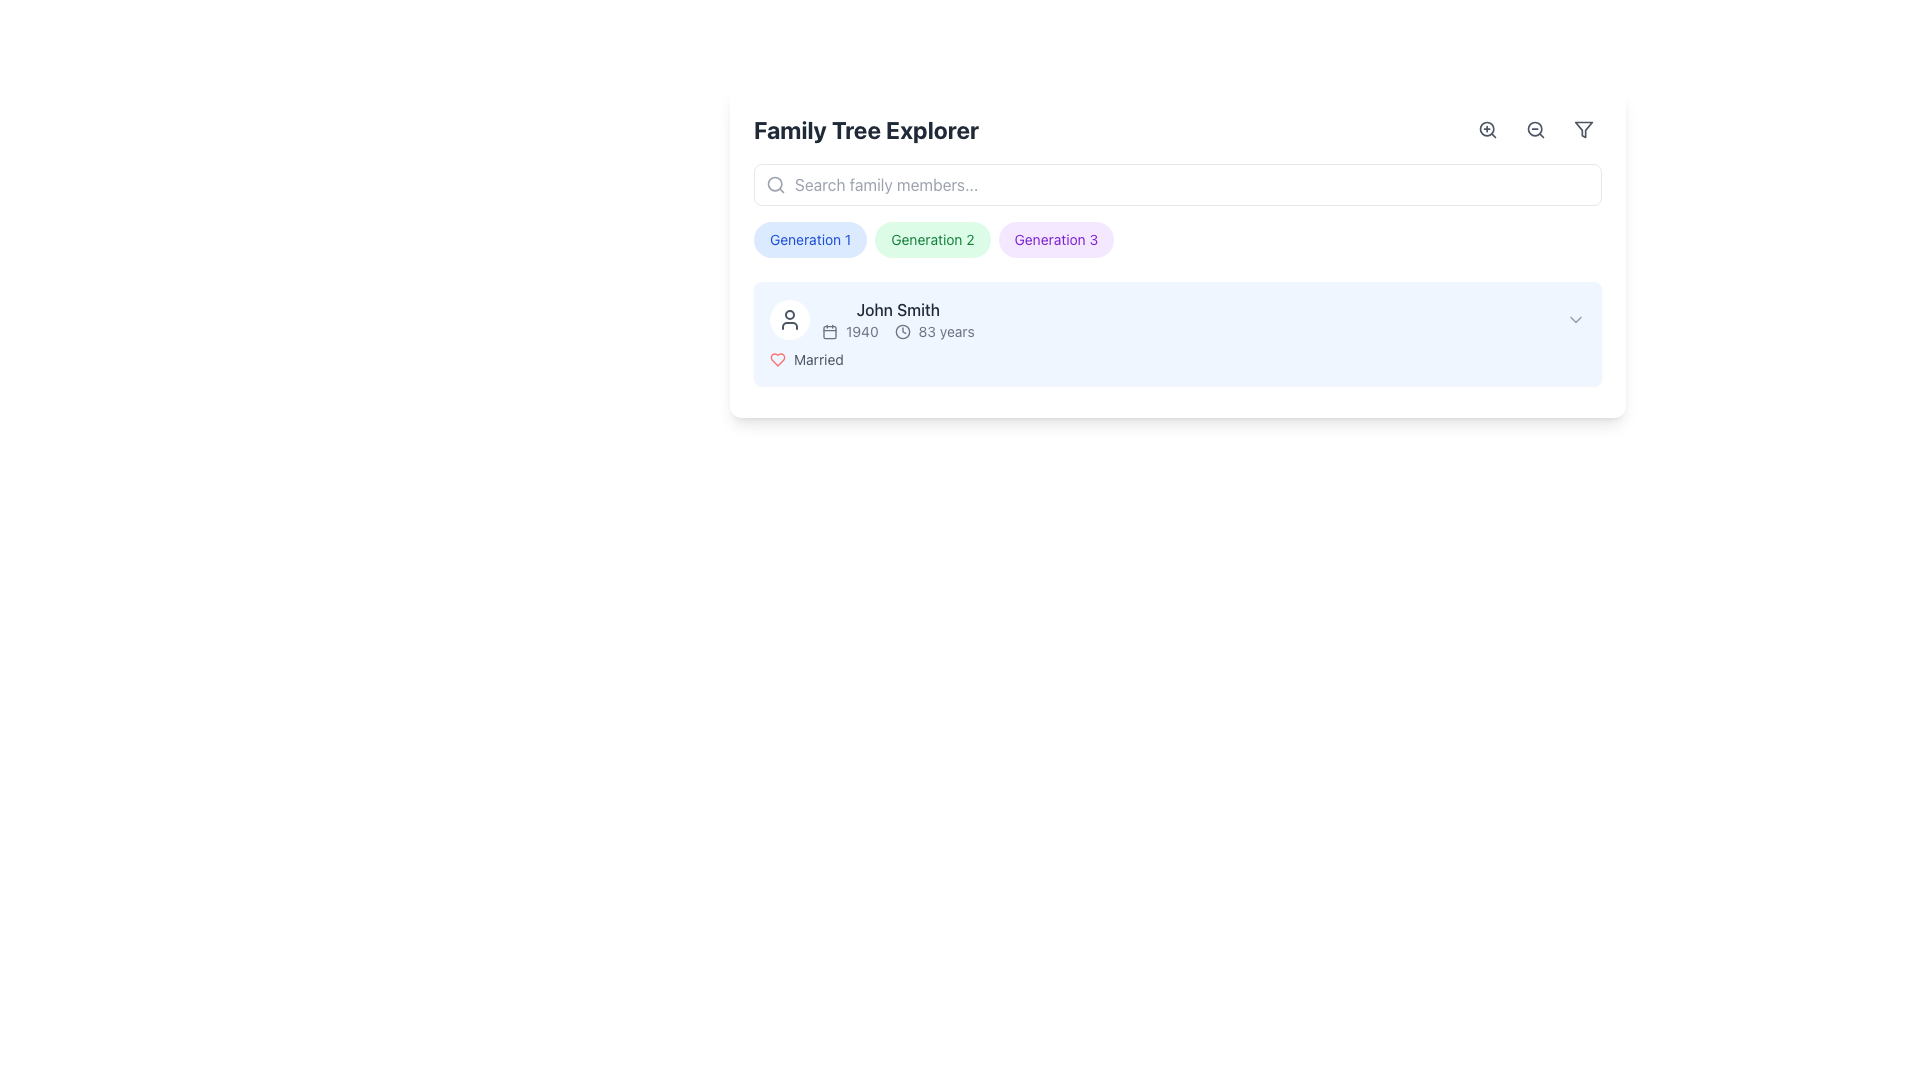 Image resolution: width=1920 pixels, height=1080 pixels. What do you see at coordinates (901, 330) in the screenshot?
I see `the outermost circular component of the clock icon located to the left of the text '1940' in the Family Tree Explorer interface` at bounding box center [901, 330].